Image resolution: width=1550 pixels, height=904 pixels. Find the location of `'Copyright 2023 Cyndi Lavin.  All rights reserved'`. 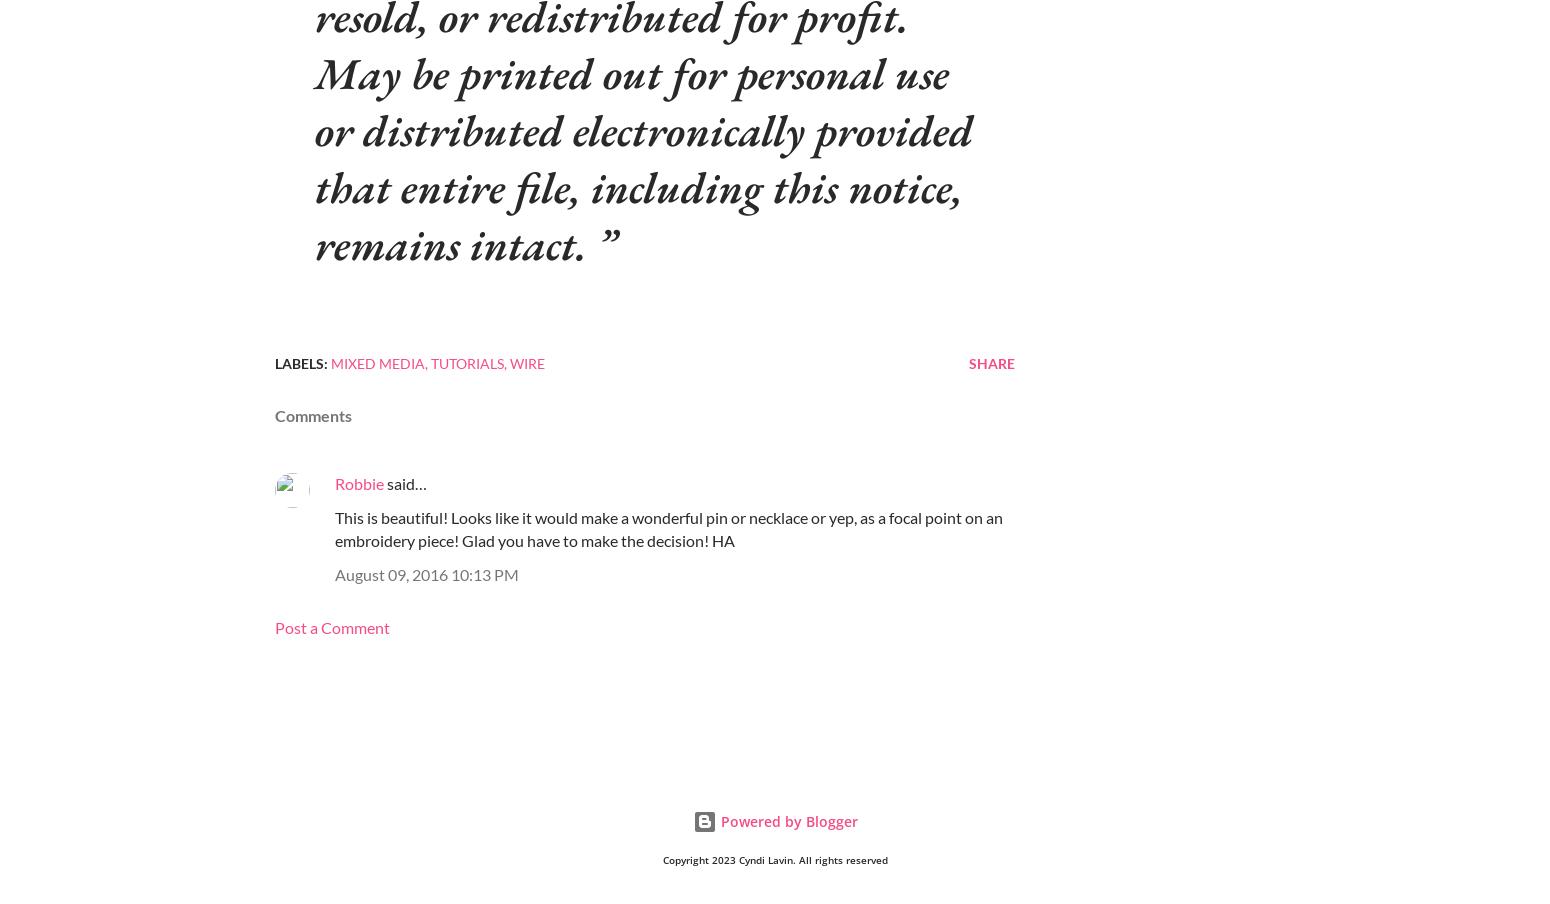

'Copyright 2023 Cyndi Lavin.  All rights reserved' is located at coordinates (774, 859).